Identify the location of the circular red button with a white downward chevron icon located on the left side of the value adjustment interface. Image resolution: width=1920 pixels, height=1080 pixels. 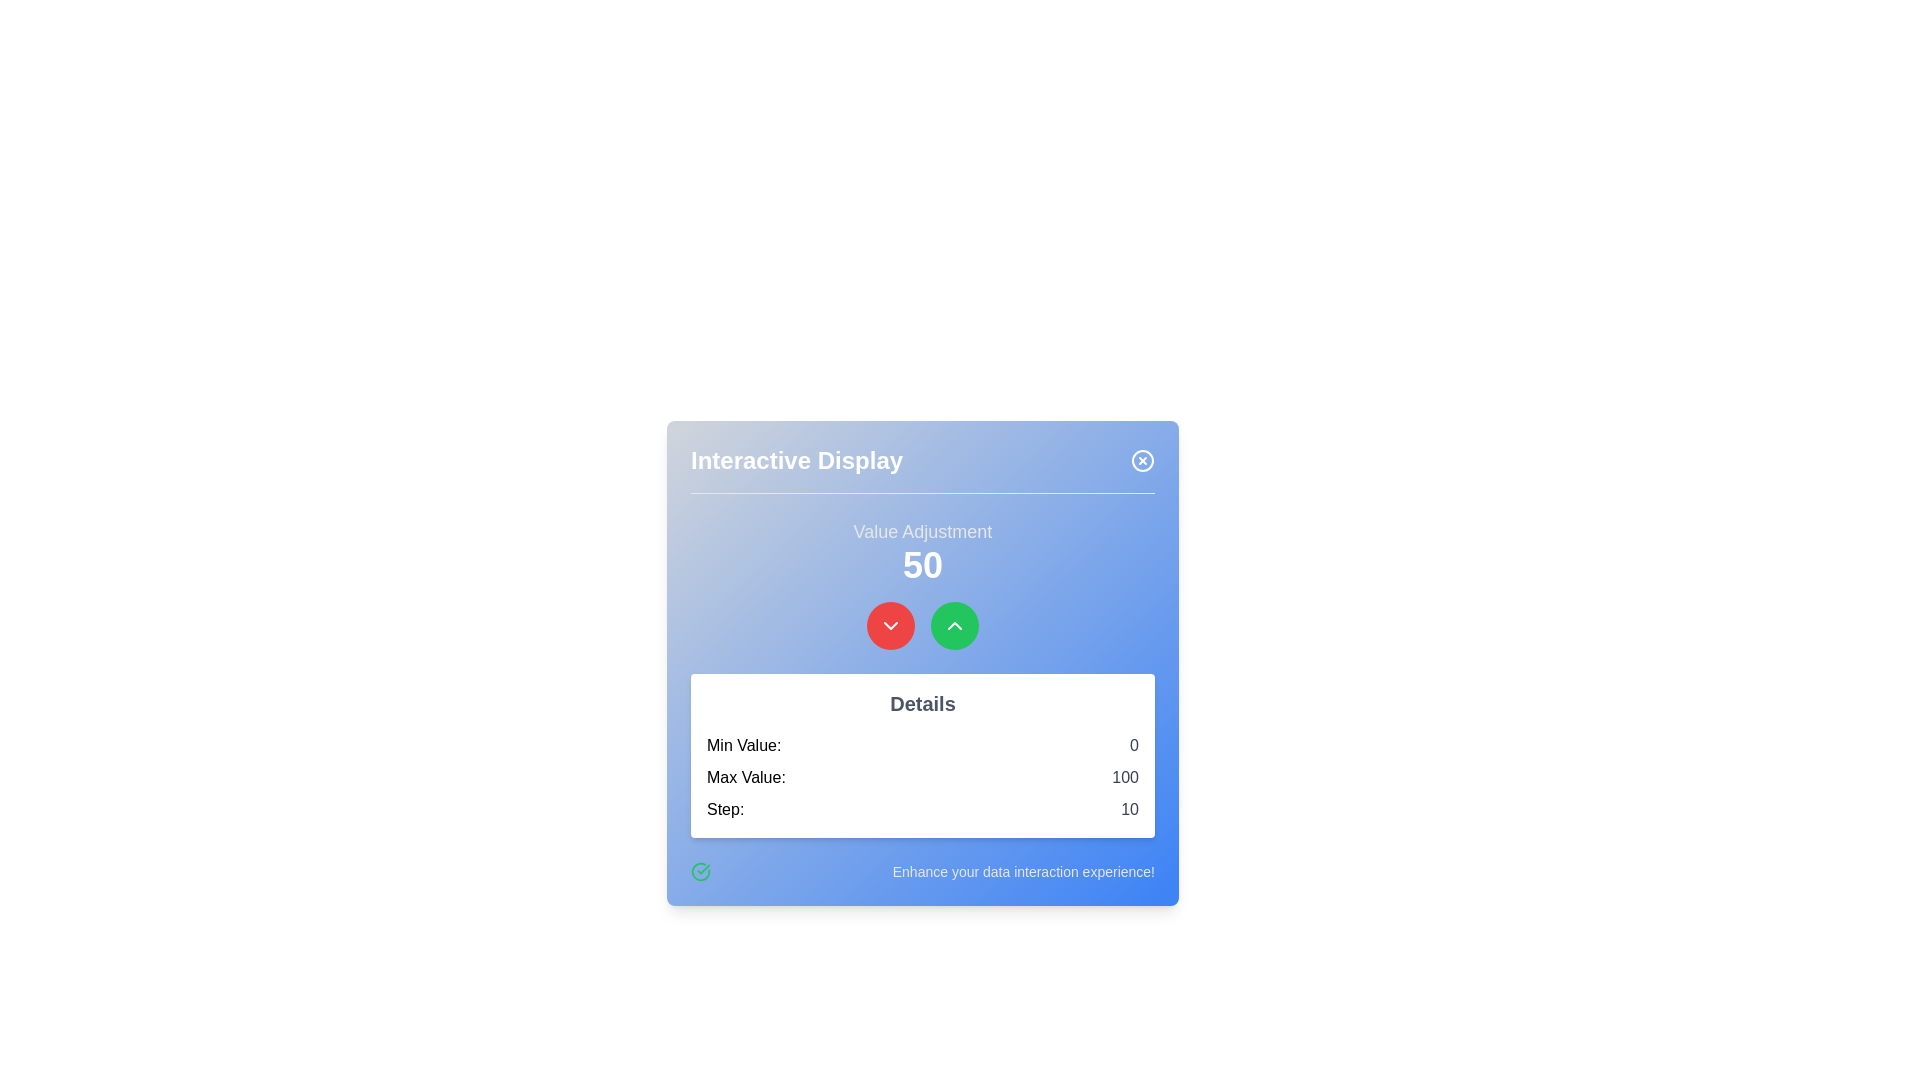
(890, 624).